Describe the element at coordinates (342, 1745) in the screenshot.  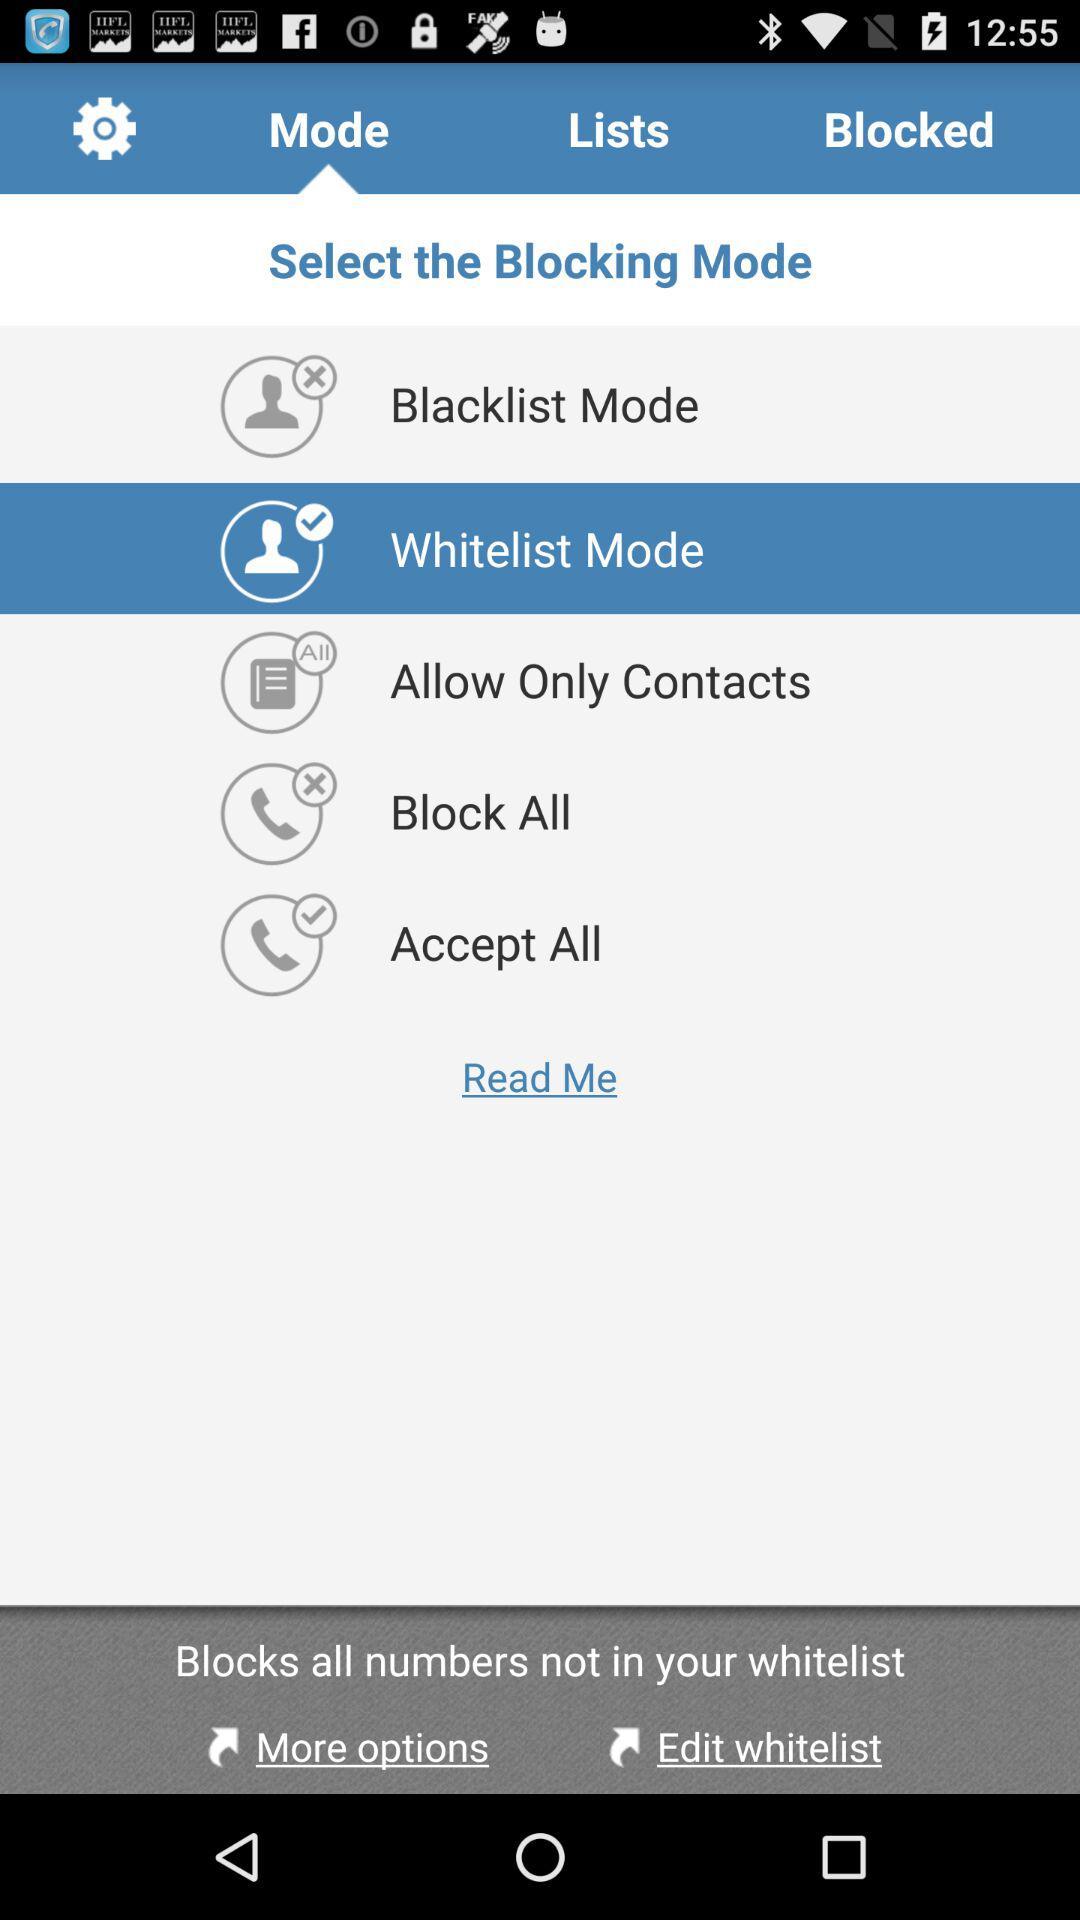
I see `the button to the left of edit whitelist item` at that location.